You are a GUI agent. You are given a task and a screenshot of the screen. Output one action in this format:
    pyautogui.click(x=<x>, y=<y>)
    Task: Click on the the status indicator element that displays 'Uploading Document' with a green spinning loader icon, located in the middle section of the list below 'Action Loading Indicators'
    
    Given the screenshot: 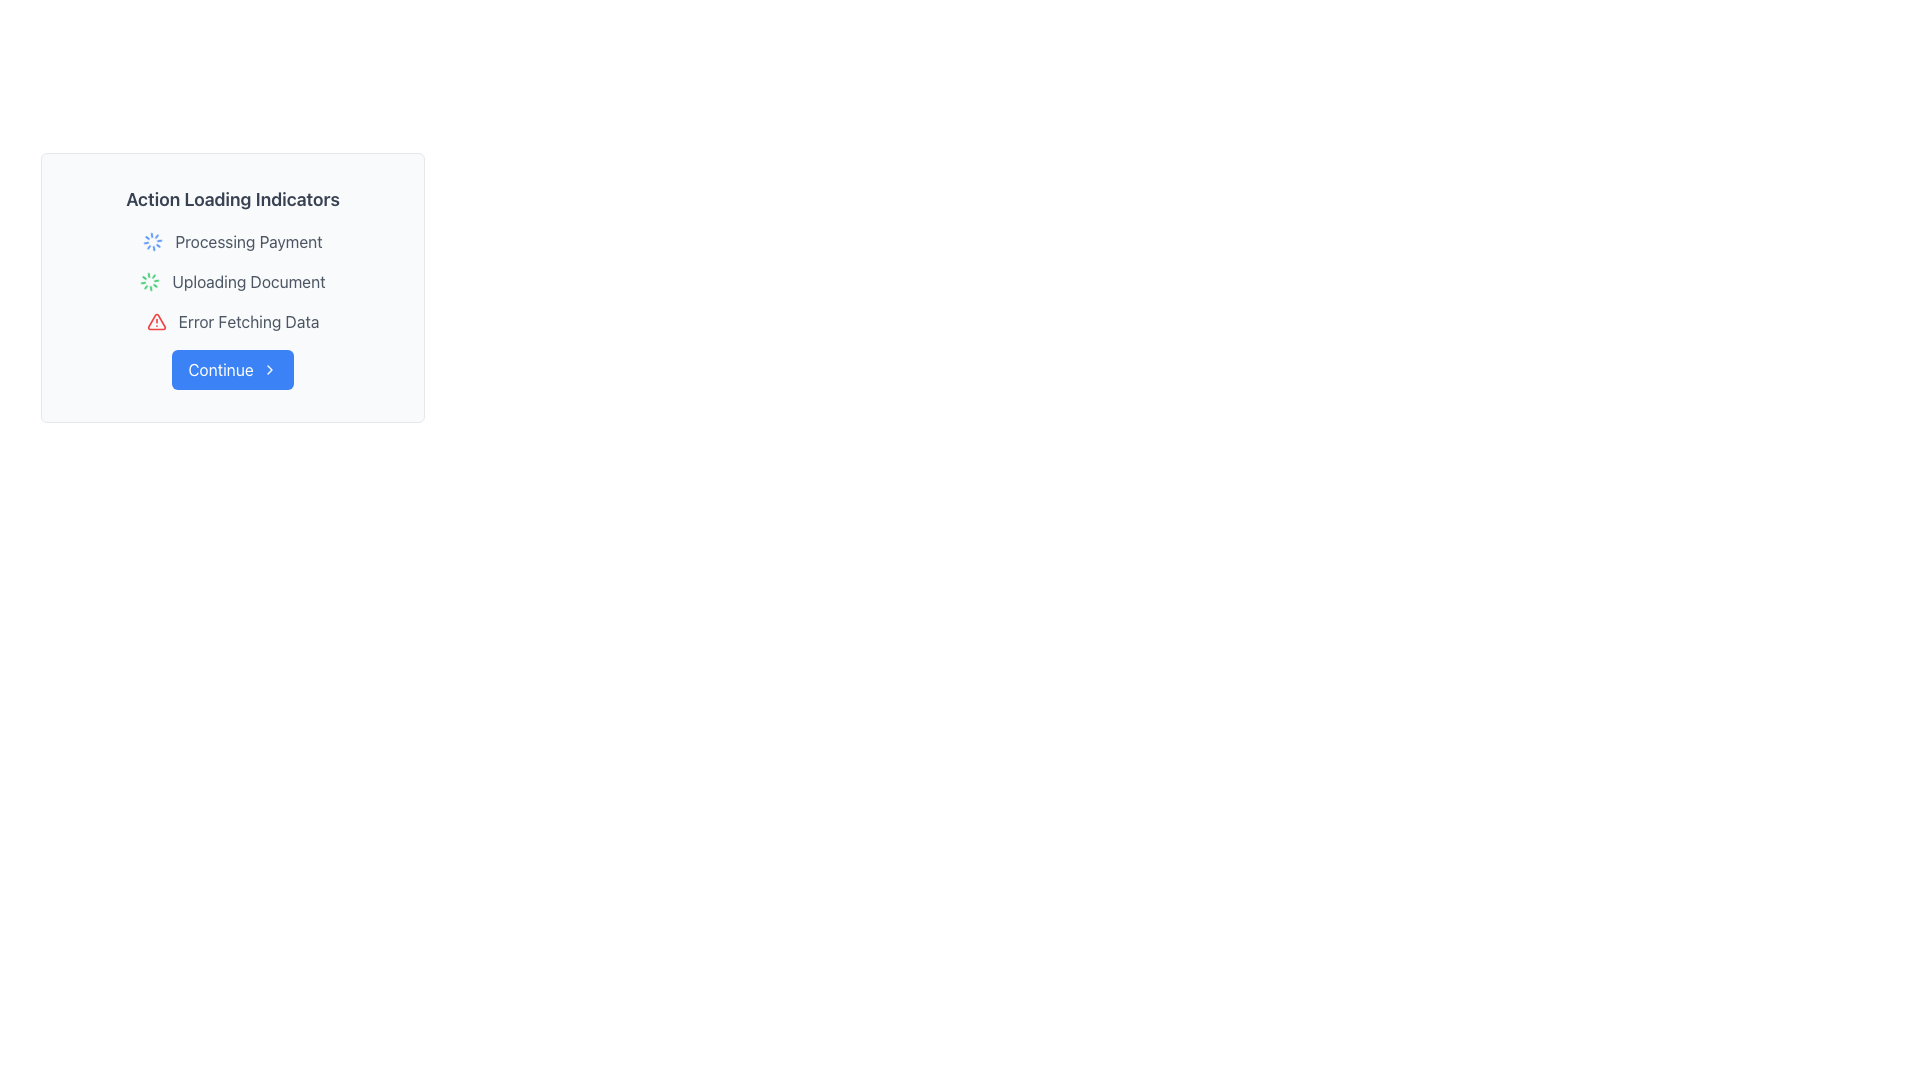 What is the action you would take?
    pyautogui.click(x=233, y=281)
    